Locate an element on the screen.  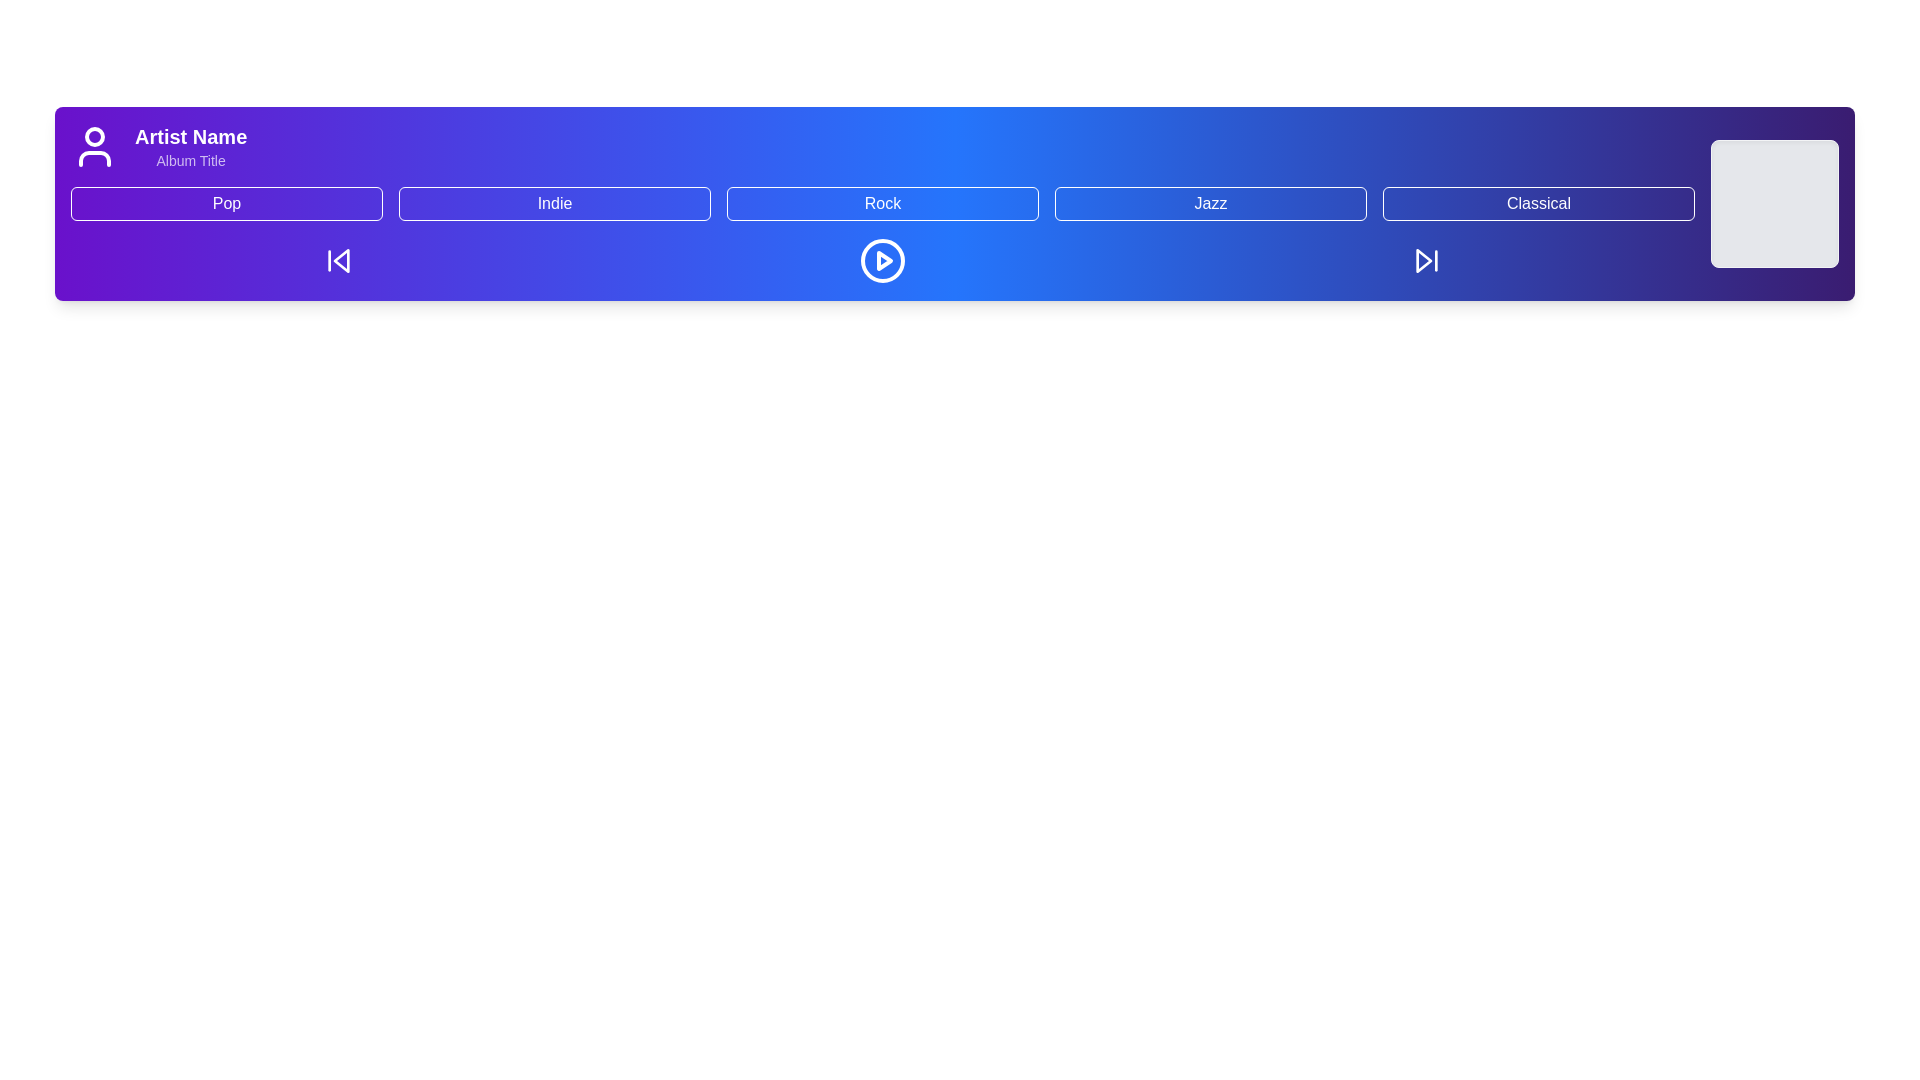
the 'Classical' genre button located at the upper portion of the interface, which is the fifth button in a horizontal row of genre buttons is located at coordinates (1538, 204).